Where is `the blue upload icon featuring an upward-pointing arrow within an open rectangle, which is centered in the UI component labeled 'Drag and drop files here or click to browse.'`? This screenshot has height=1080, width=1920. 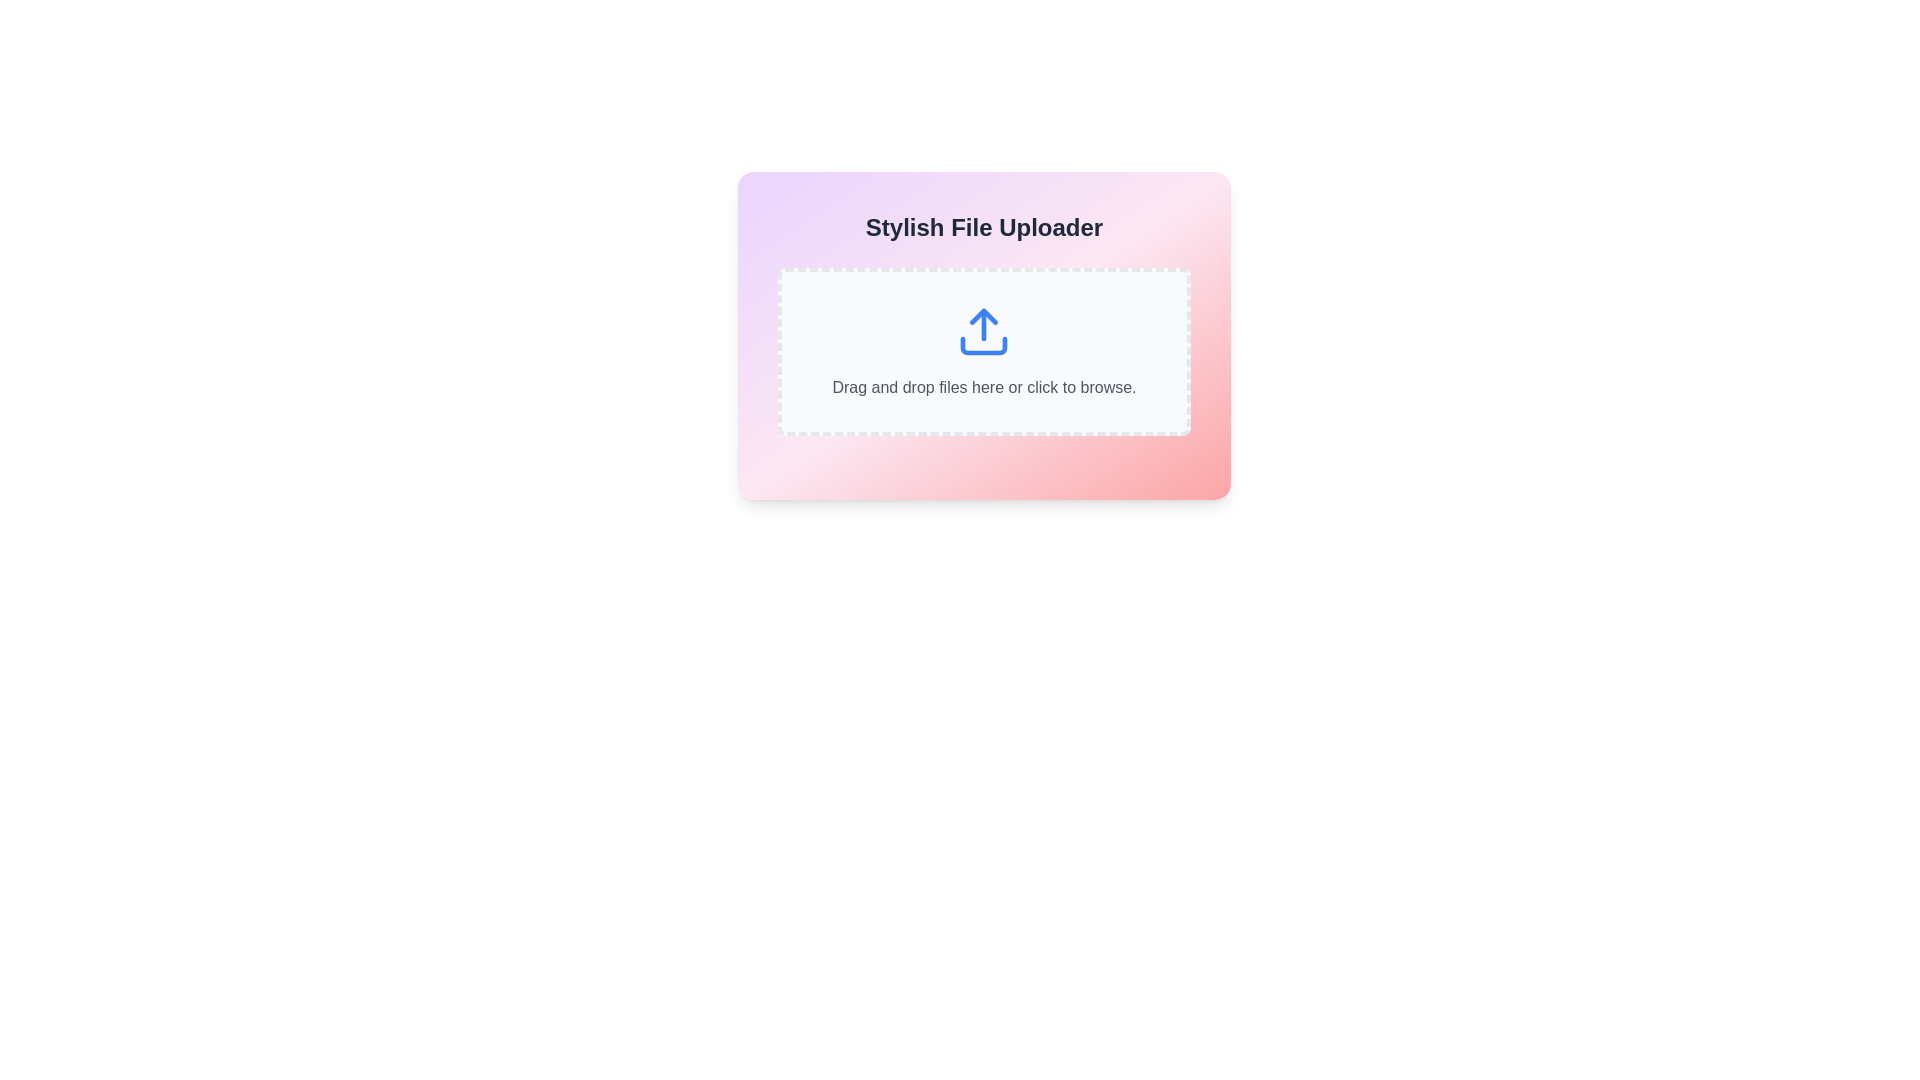 the blue upload icon featuring an upward-pointing arrow within an open rectangle, which is centered in the UI component labeled 'Drag and drop files here or click to browse.' is located at coordinates (984, 330).